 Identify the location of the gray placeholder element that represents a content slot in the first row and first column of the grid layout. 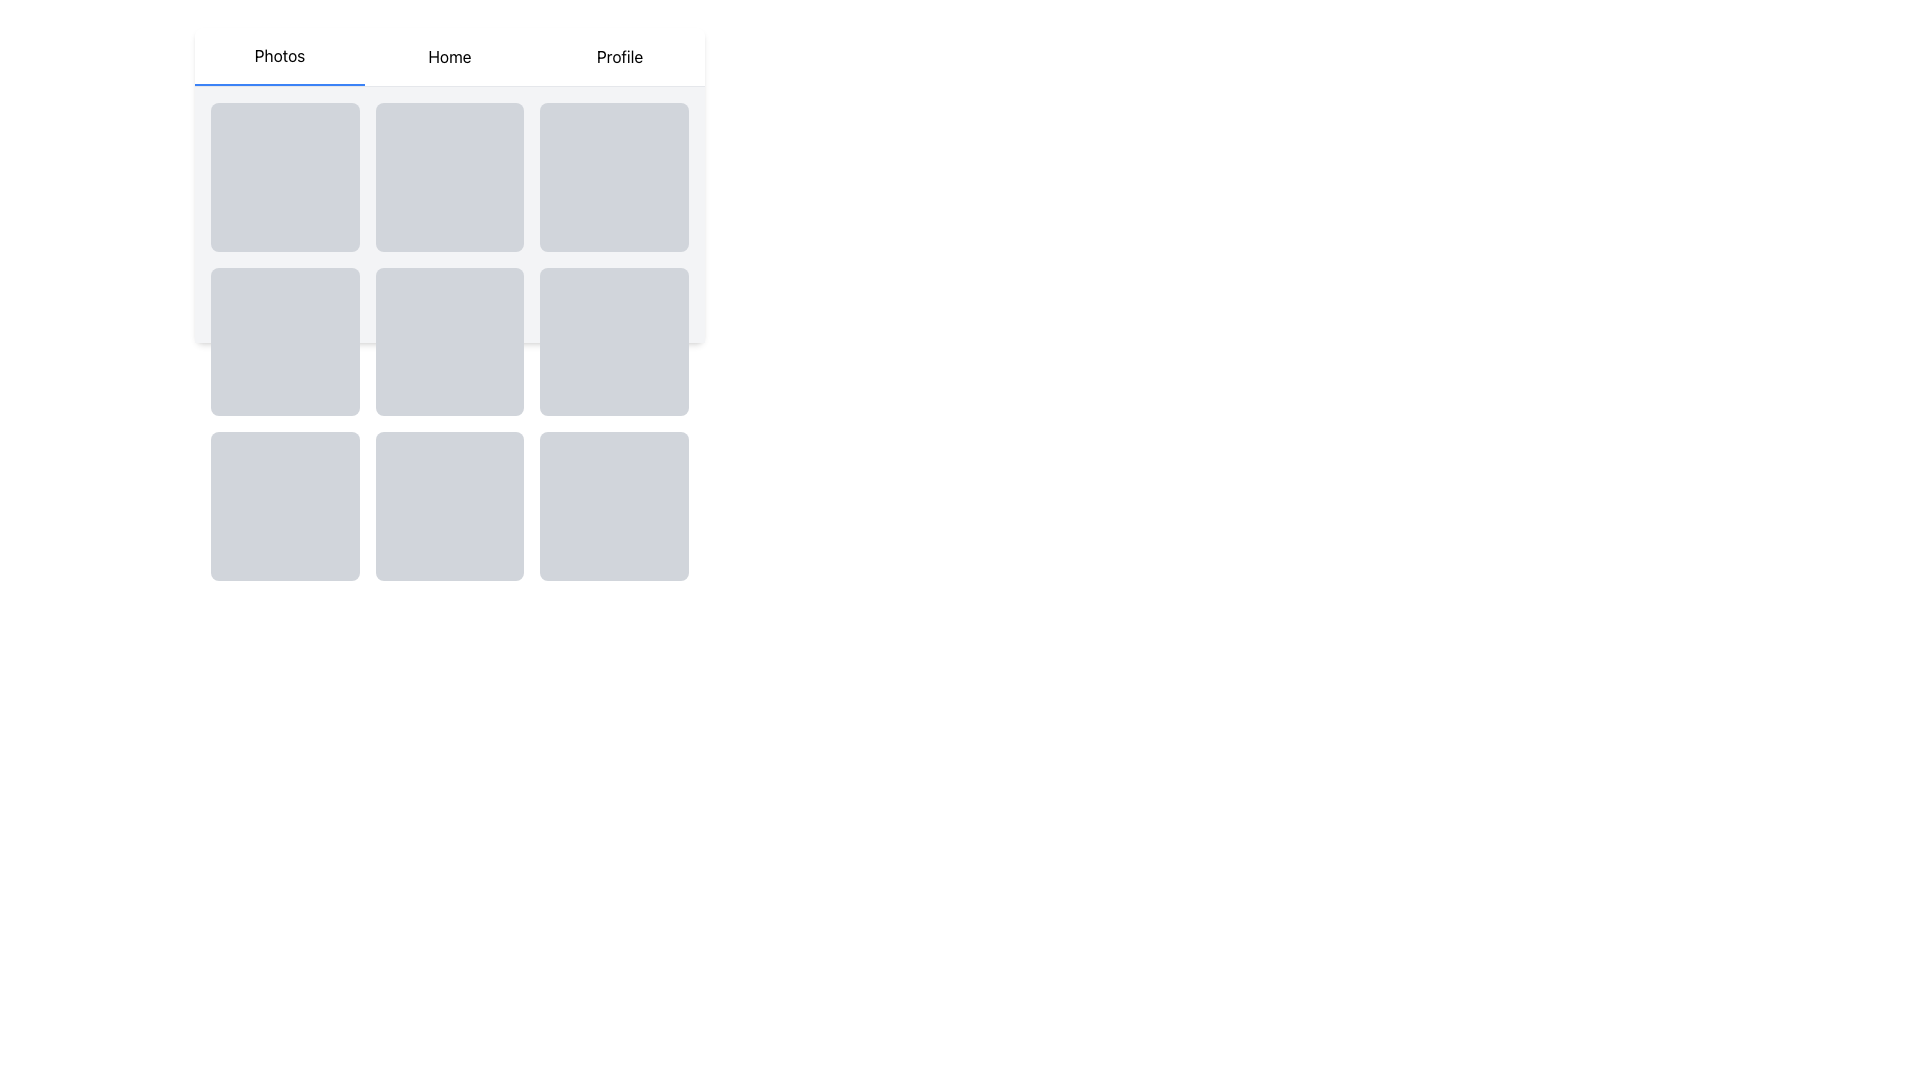
(284, 176).